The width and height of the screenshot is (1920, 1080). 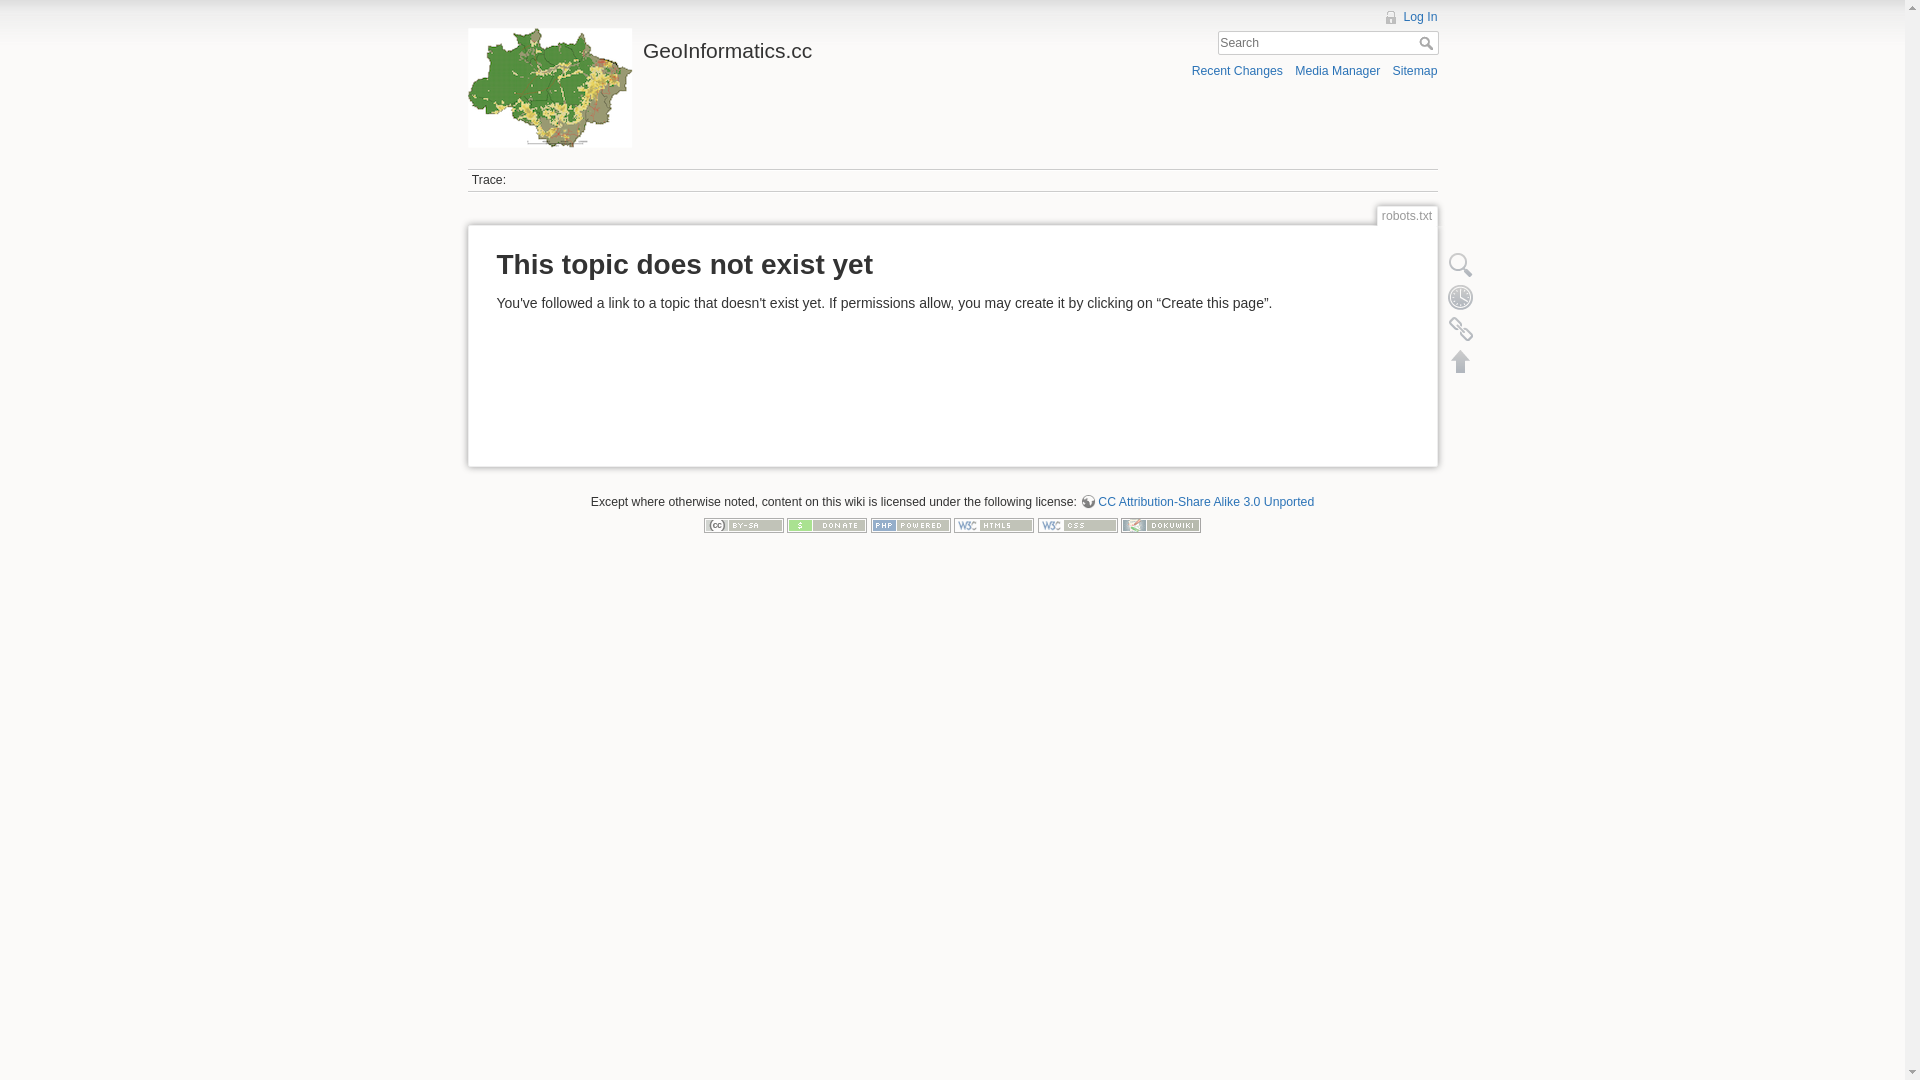 I want to click on 'Media Manager', so click(x=1337, y=69).